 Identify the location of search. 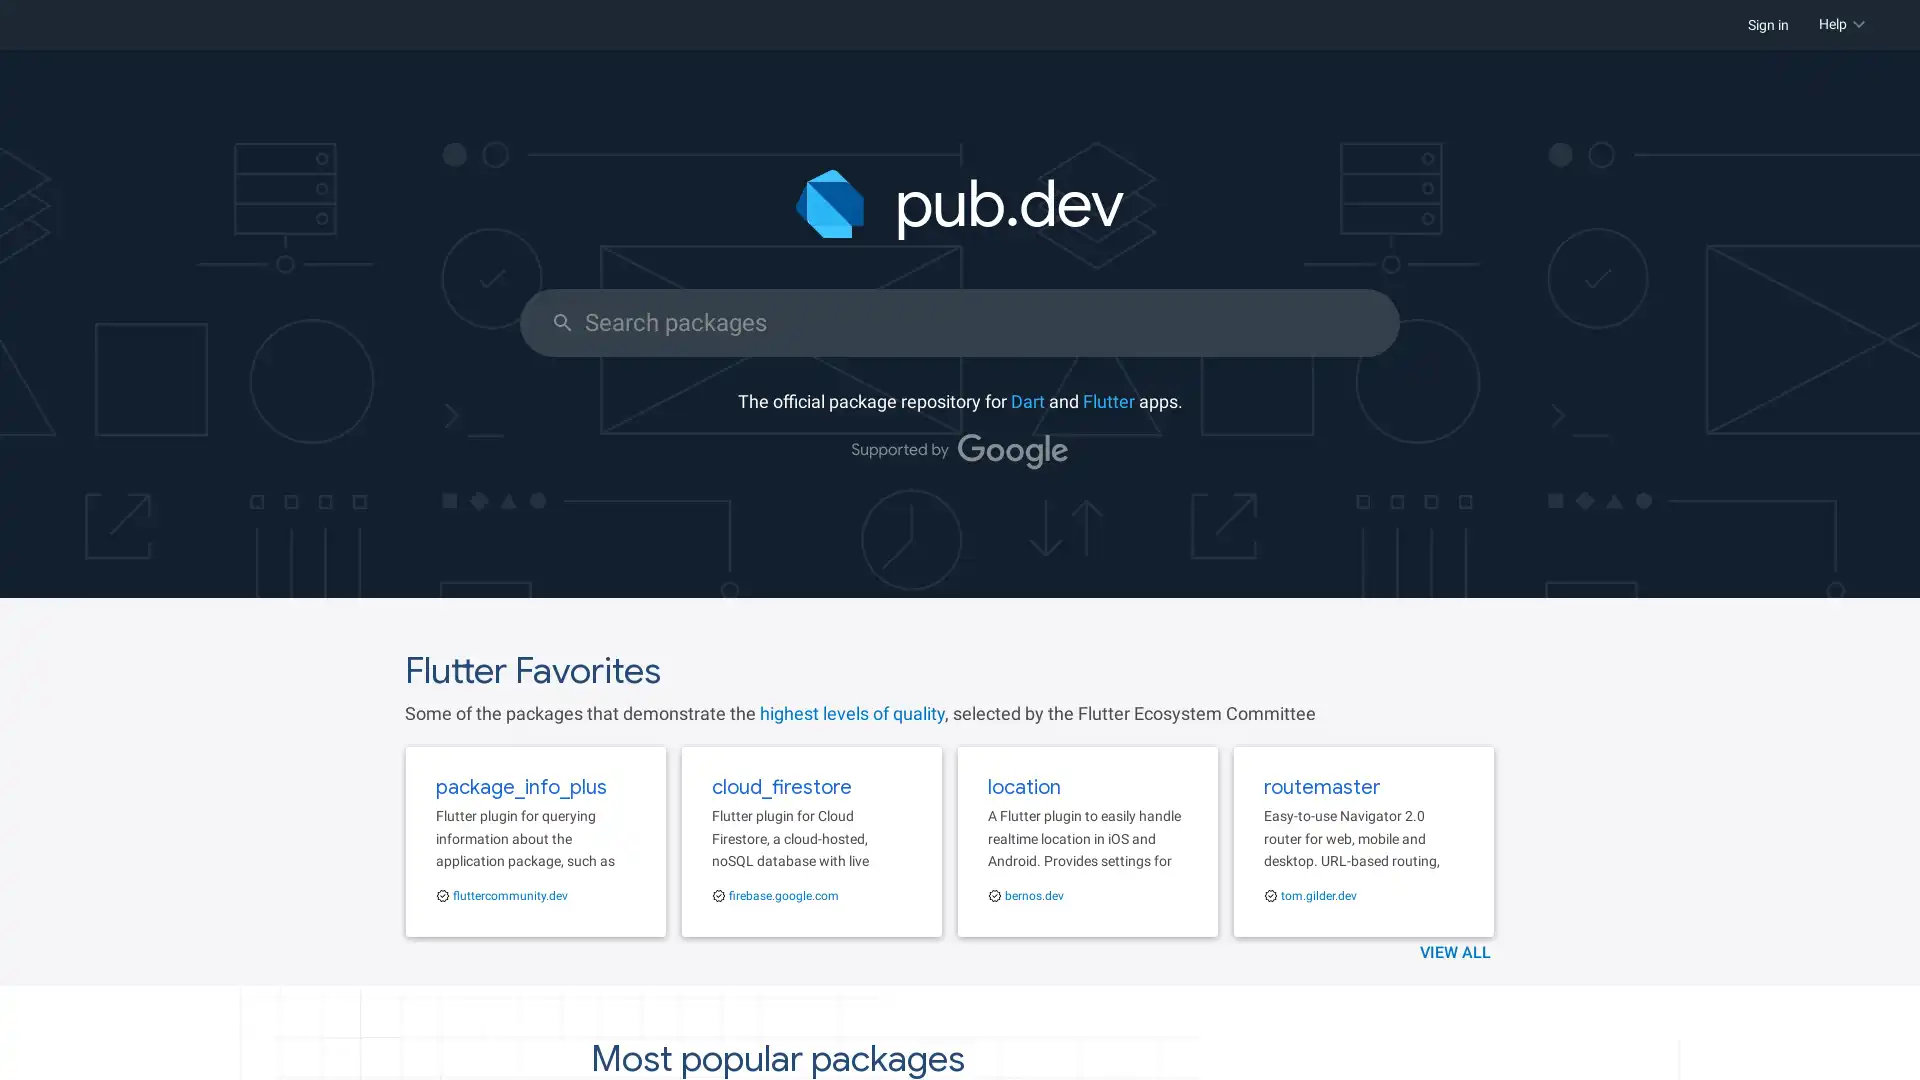
(561, 321).